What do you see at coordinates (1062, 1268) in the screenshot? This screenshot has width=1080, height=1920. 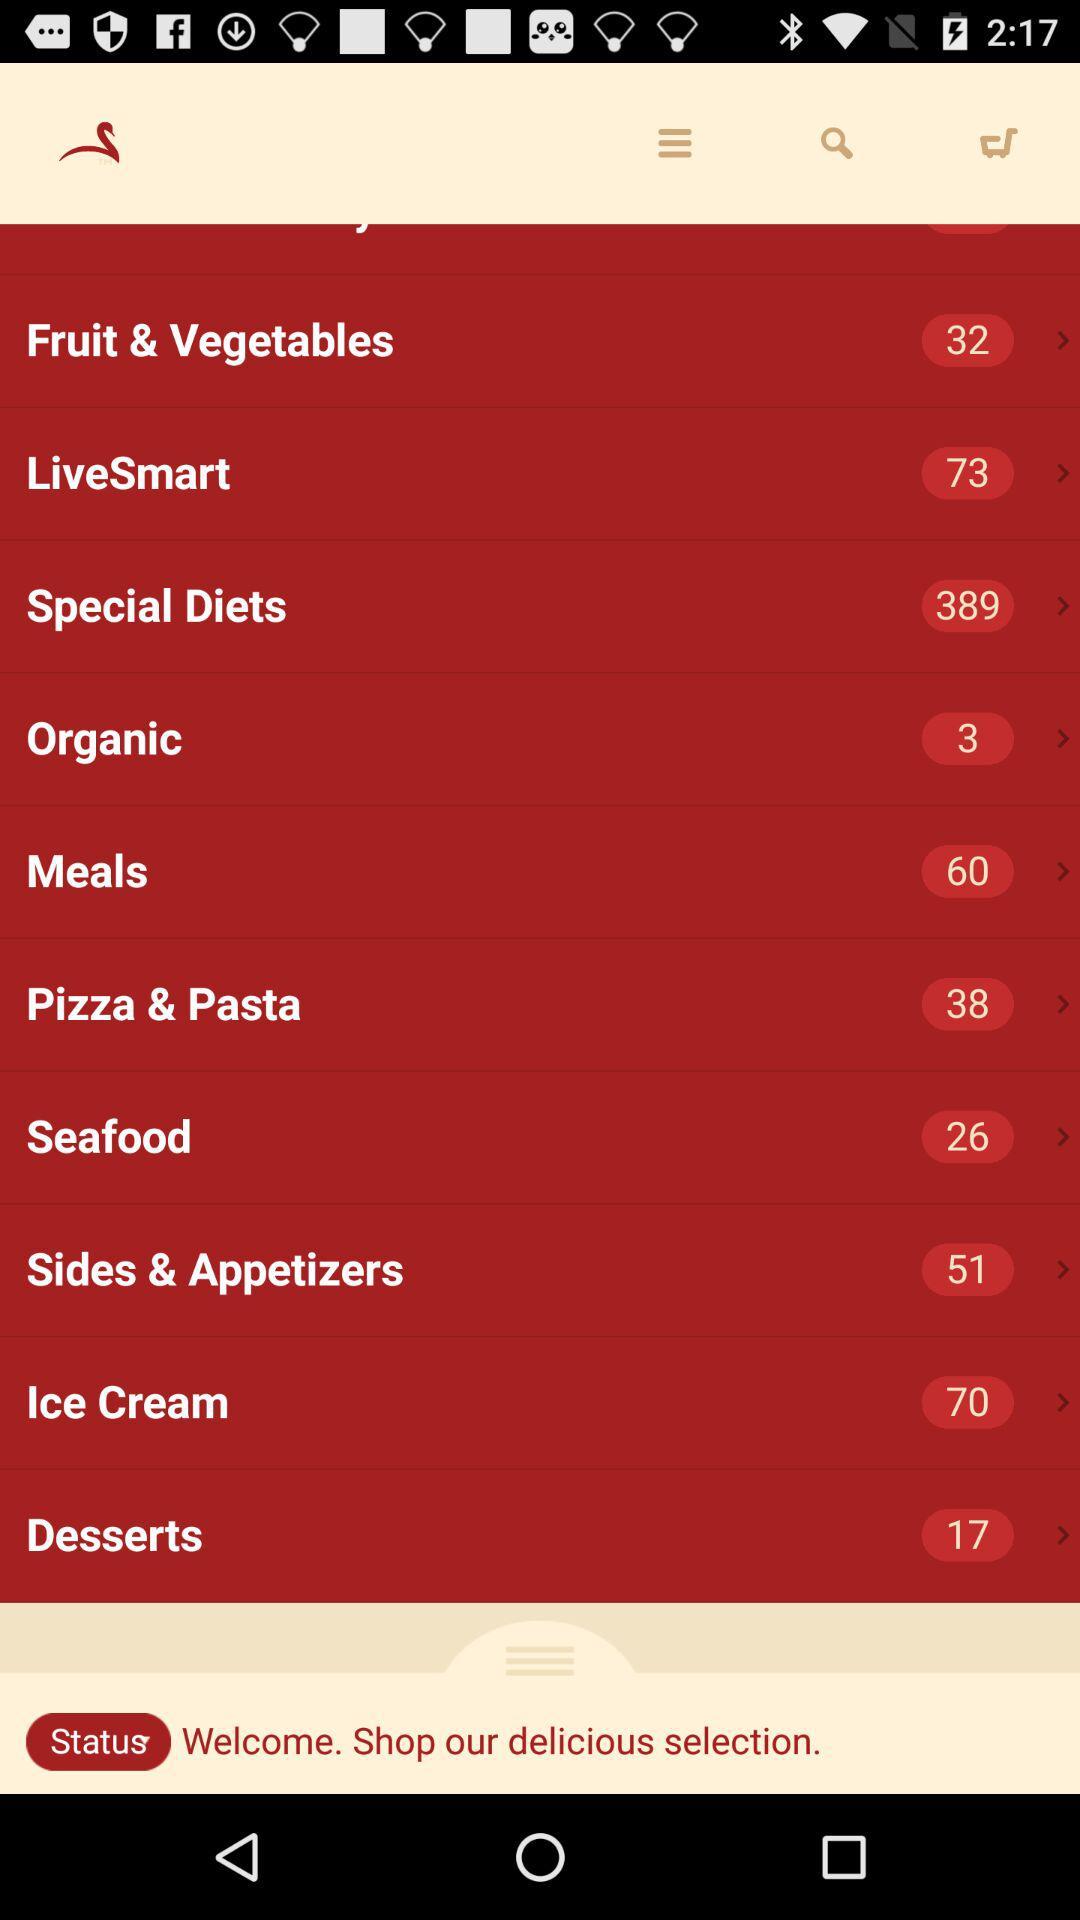 I see `icon next to 51 item` at bounding box center [1062, 1268].